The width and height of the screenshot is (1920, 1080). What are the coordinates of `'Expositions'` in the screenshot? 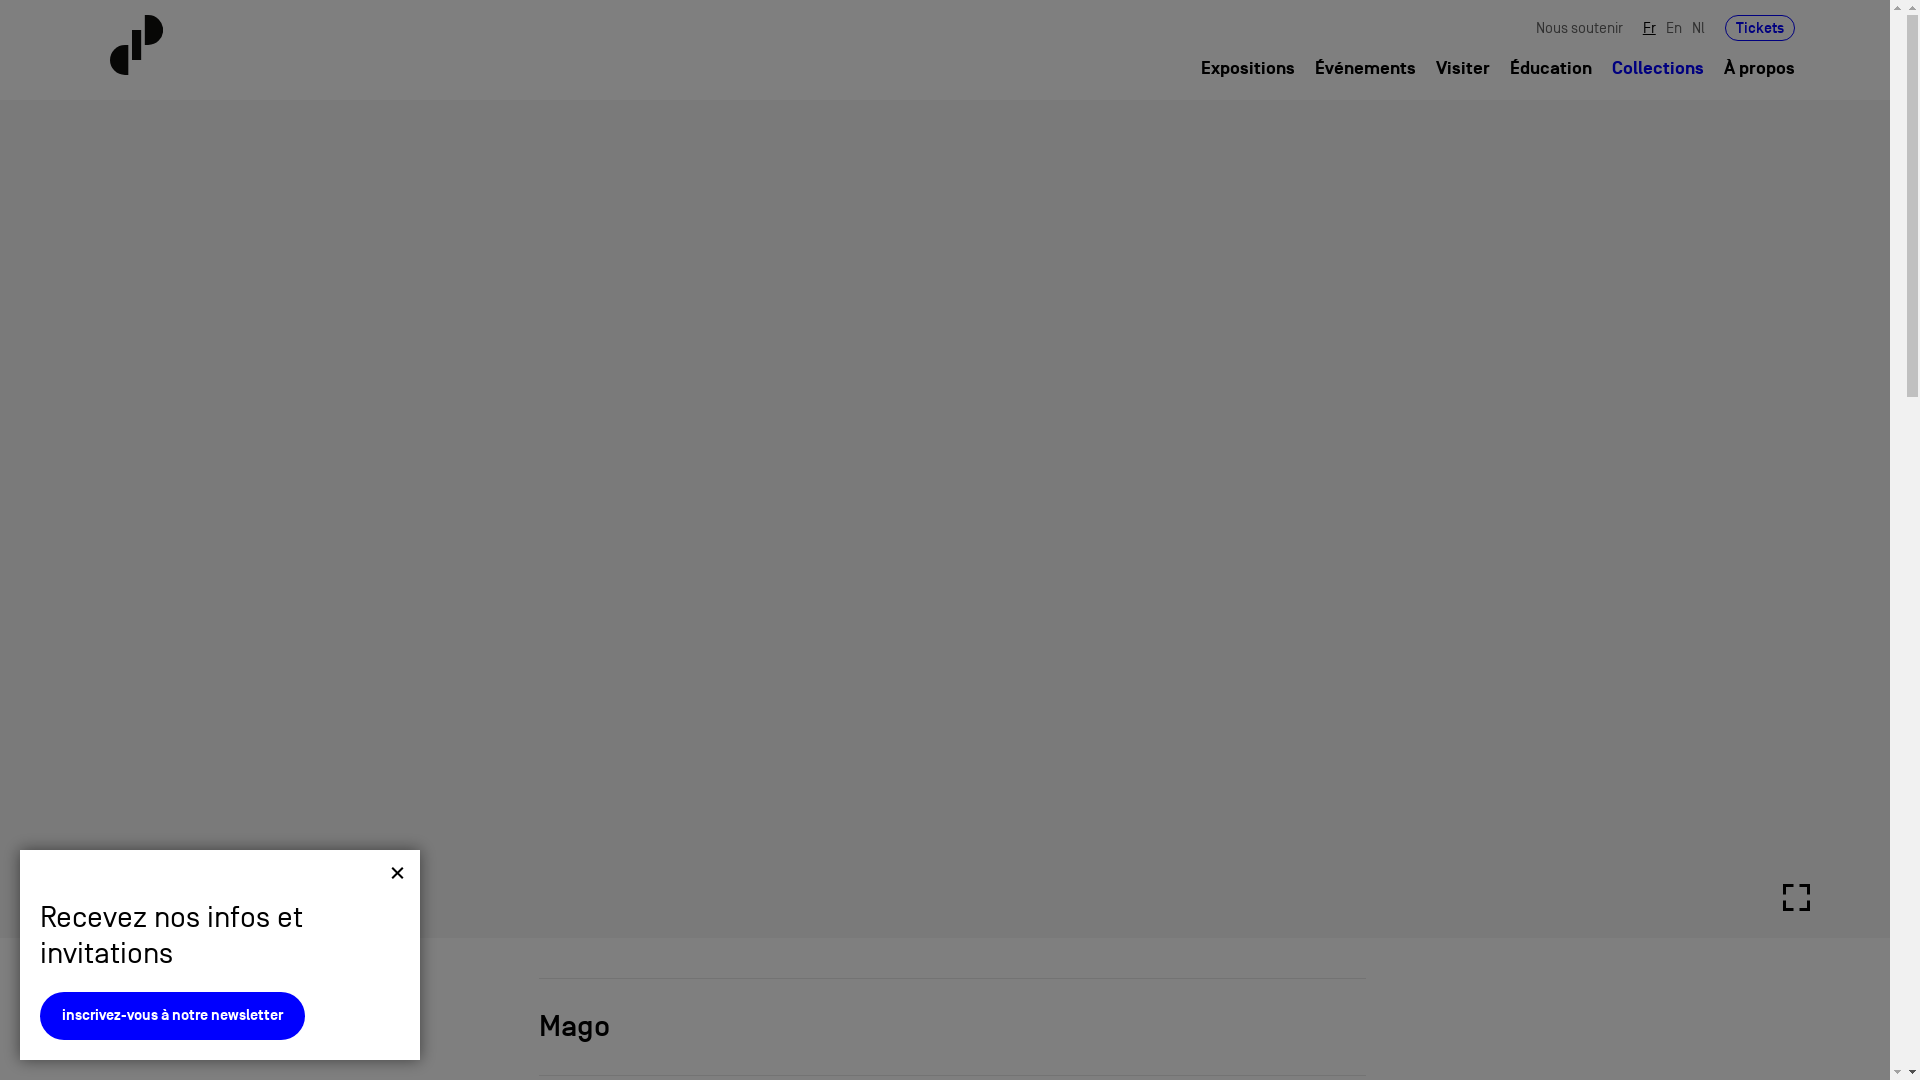 It's located at (1247, 68).